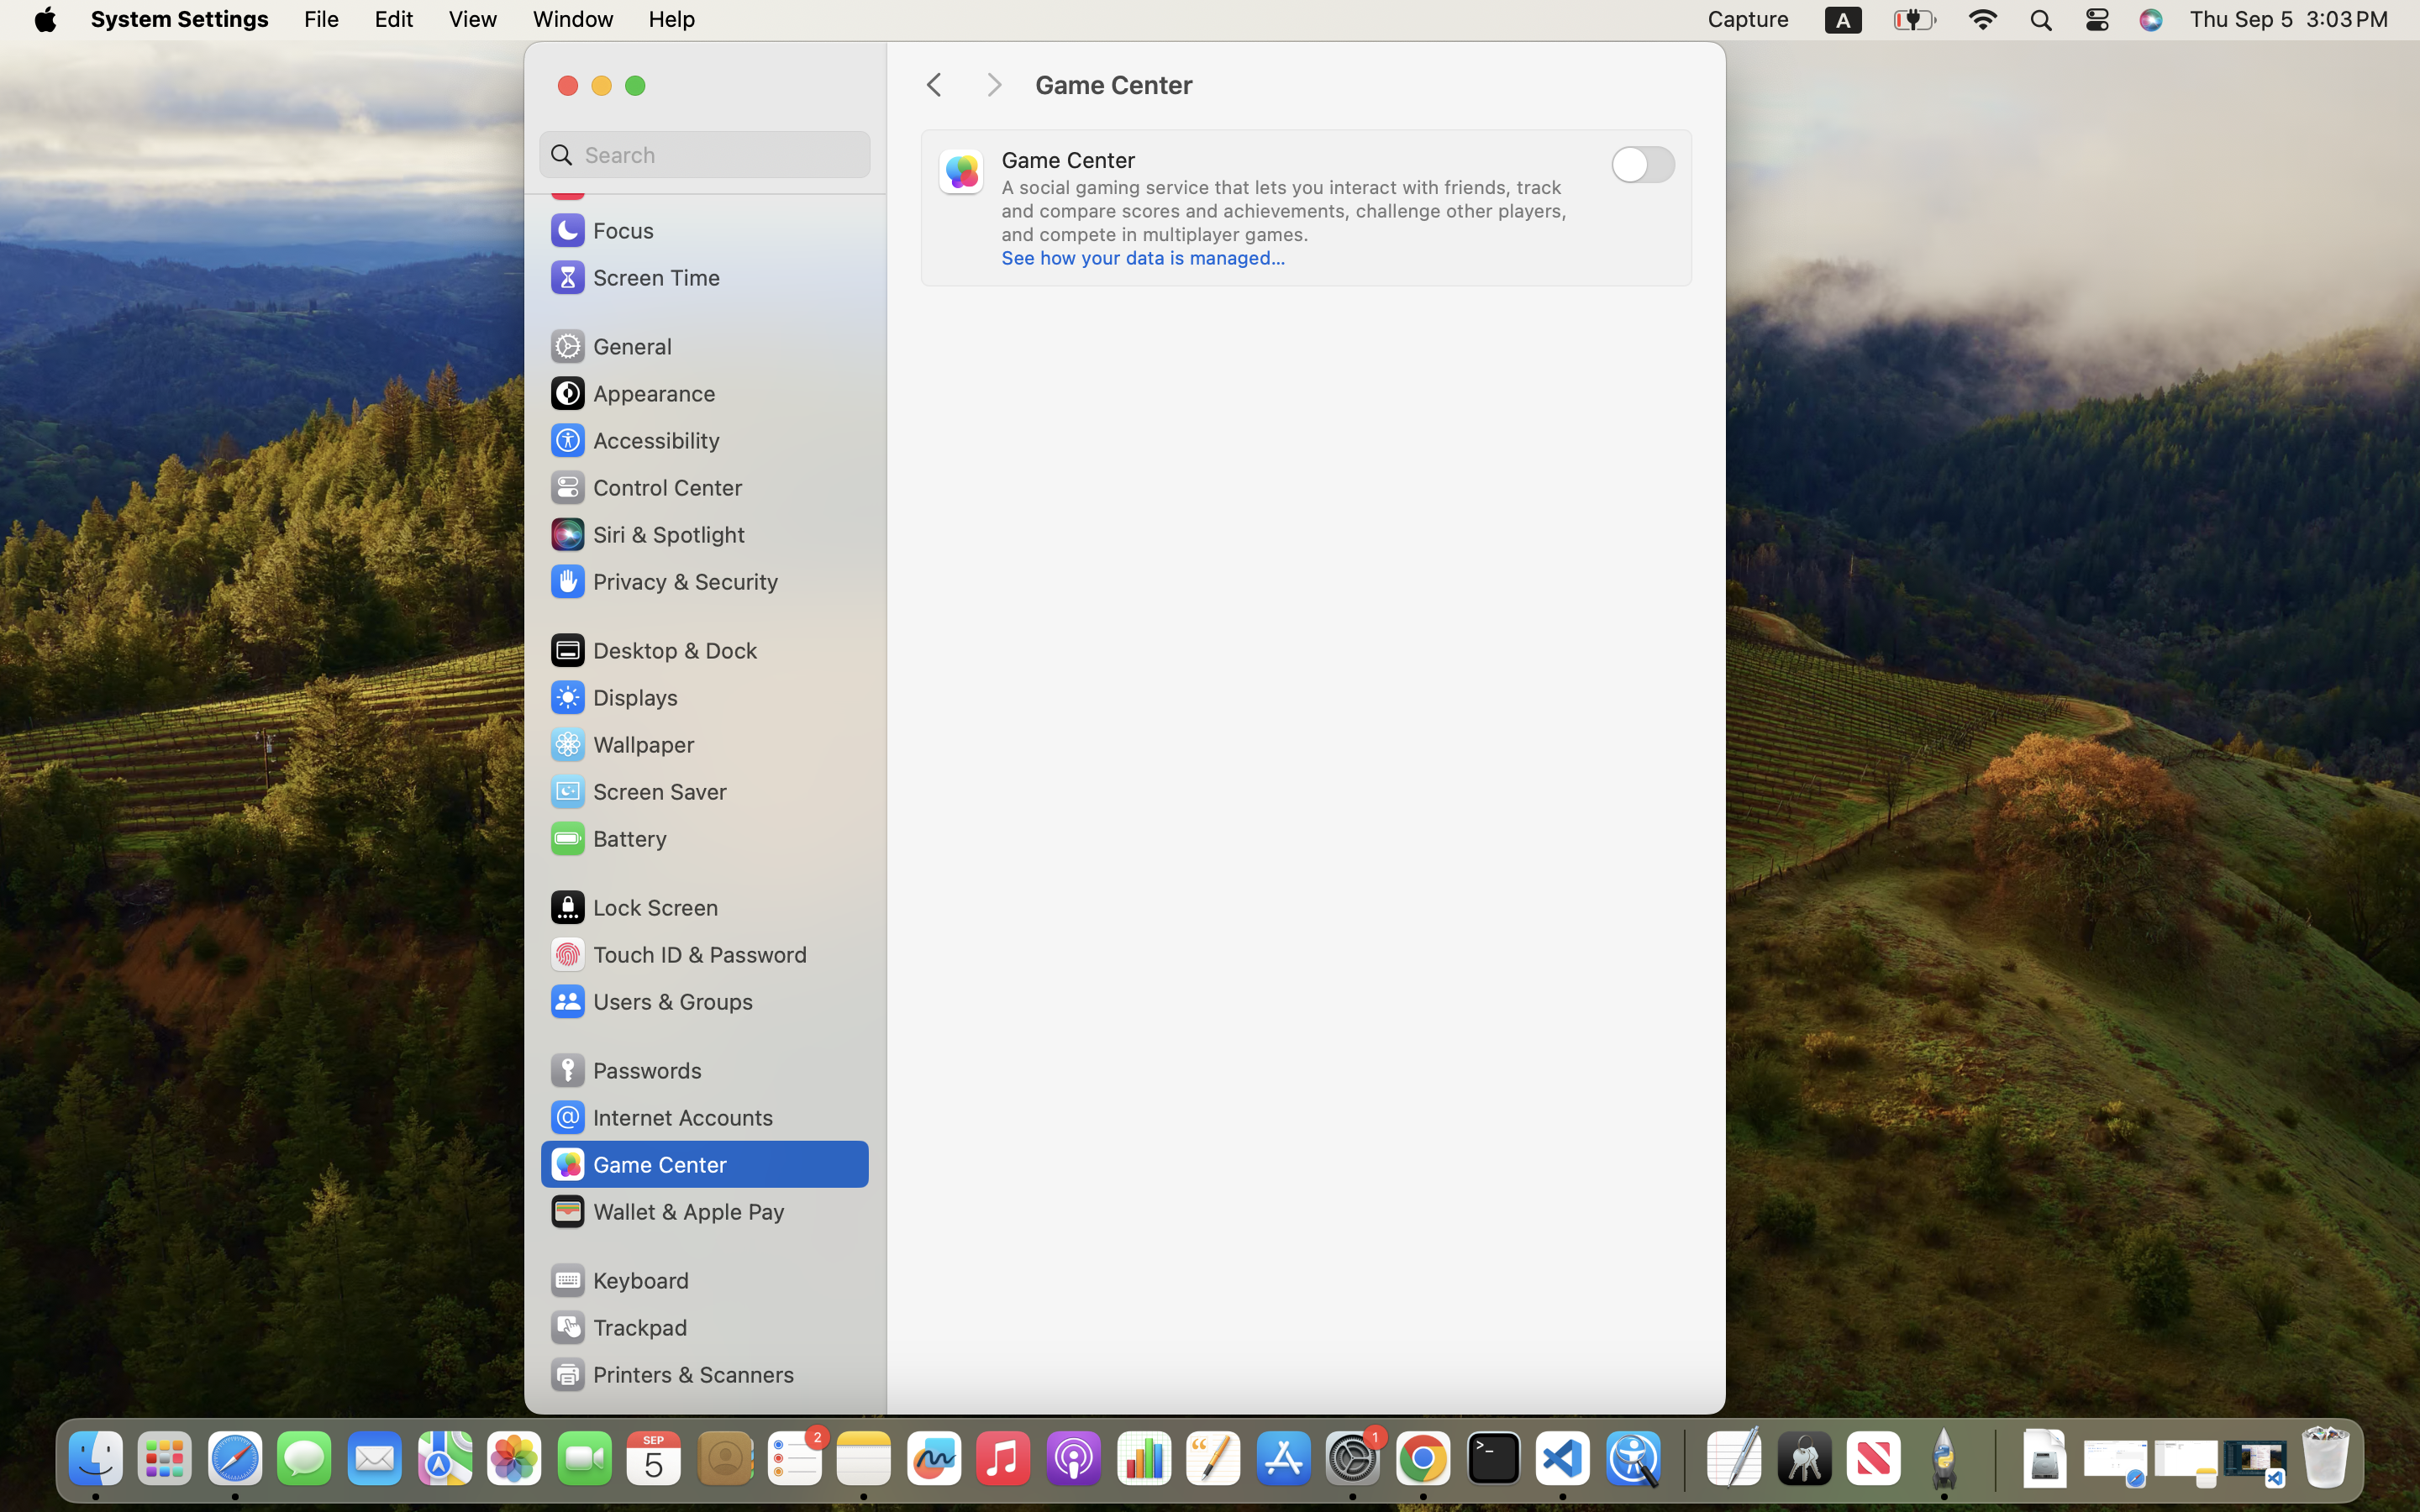  What do you see at coordinates (621, 743) in the screenshot?
I see `'Wallpaper'` at bounding box center [621, 743].